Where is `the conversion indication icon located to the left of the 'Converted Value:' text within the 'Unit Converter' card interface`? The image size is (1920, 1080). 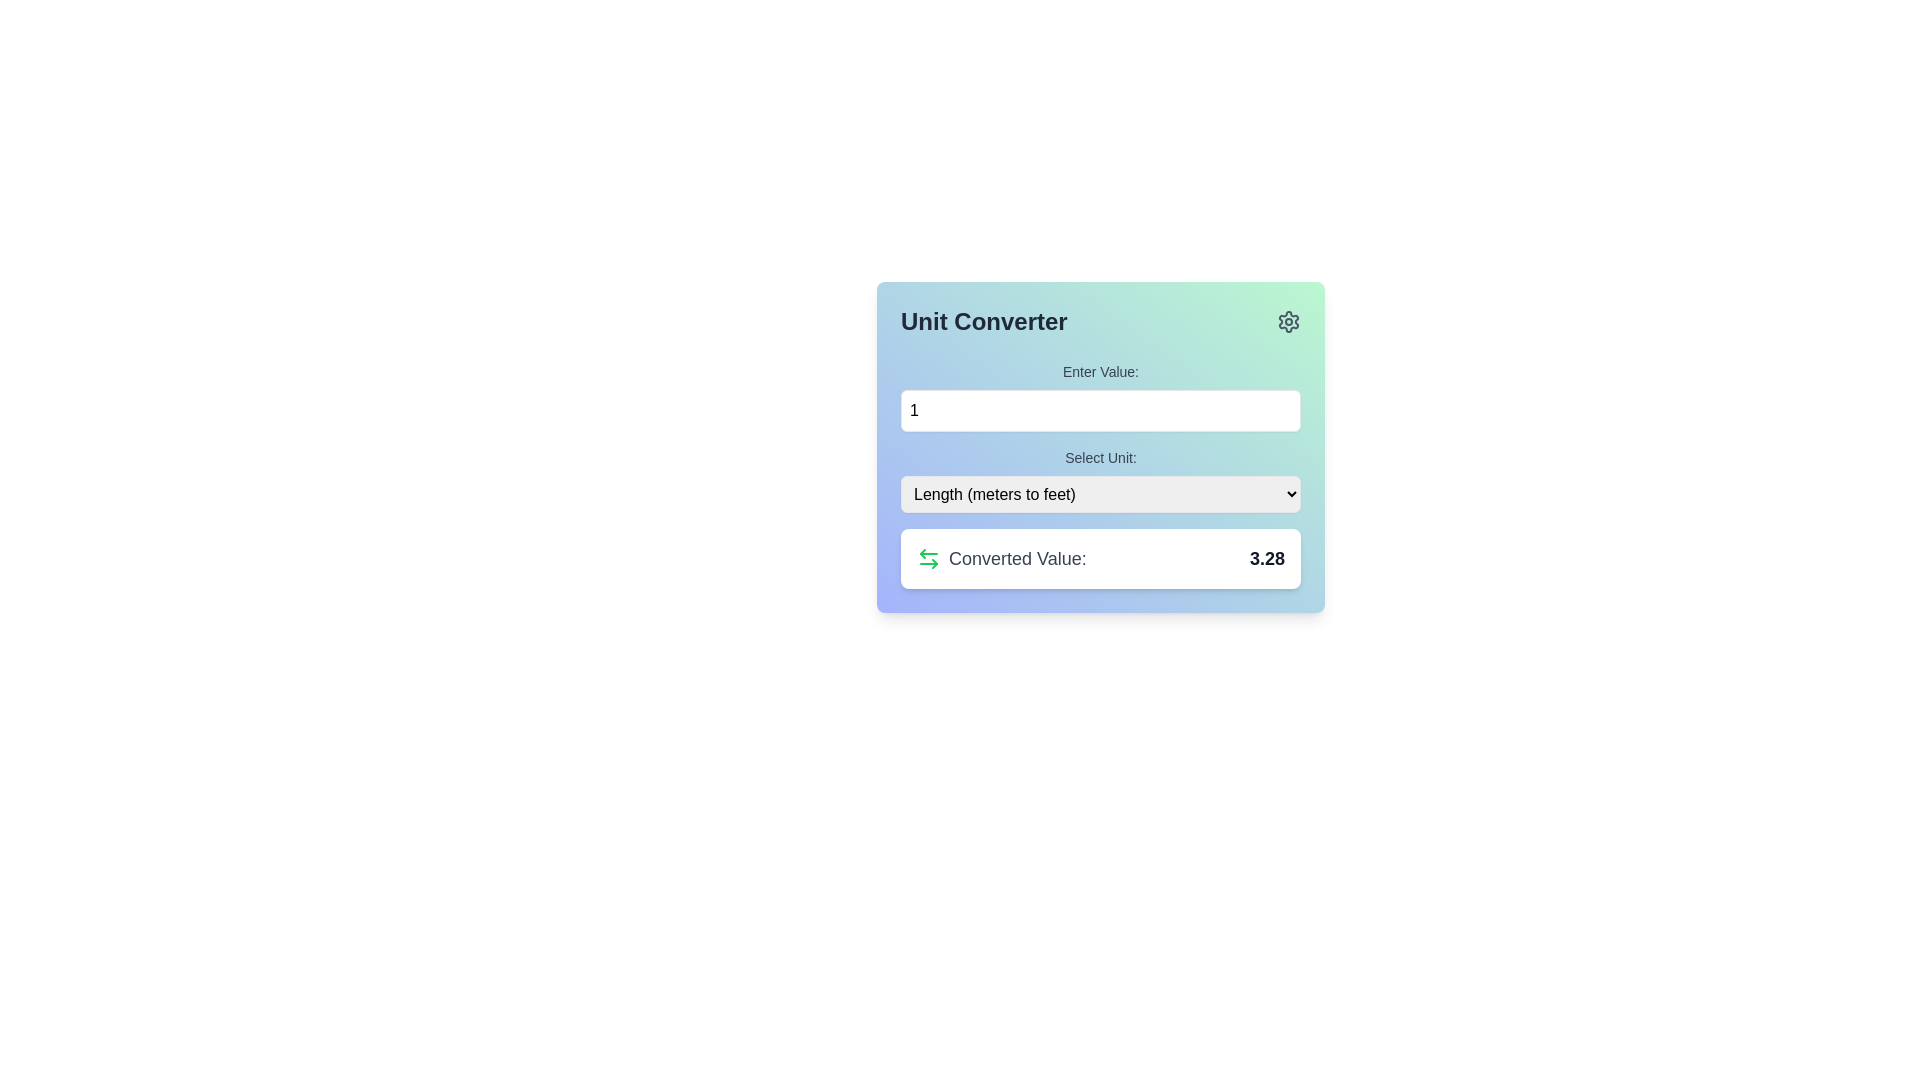
the conversion indication icon located to the left of the 'Converted Value:' text within the 'Unit Converter' card interface is located at coordinates (928, 559).